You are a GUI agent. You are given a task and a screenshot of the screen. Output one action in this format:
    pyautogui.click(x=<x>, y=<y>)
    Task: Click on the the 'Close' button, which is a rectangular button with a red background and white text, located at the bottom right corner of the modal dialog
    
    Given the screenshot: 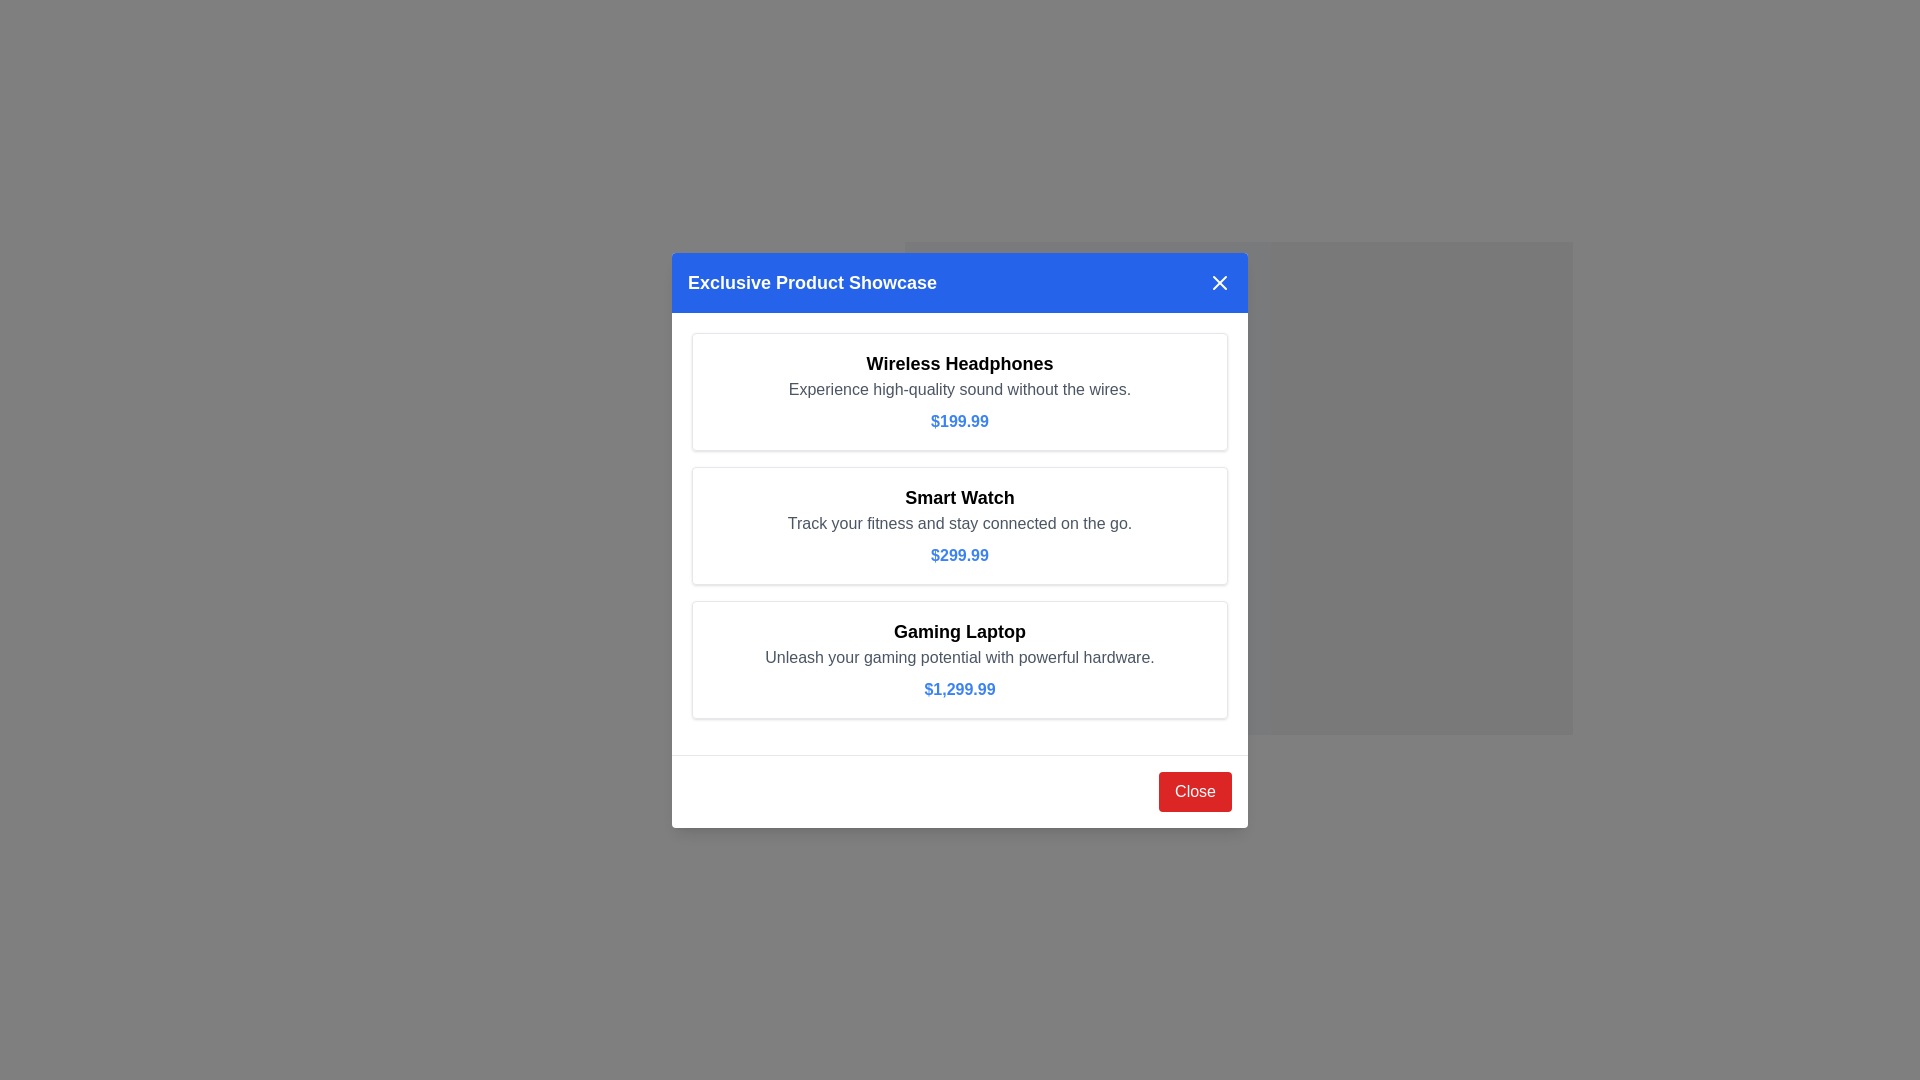 What is the action you would take?
    pyautogui.click(x=1195, y=790)
    